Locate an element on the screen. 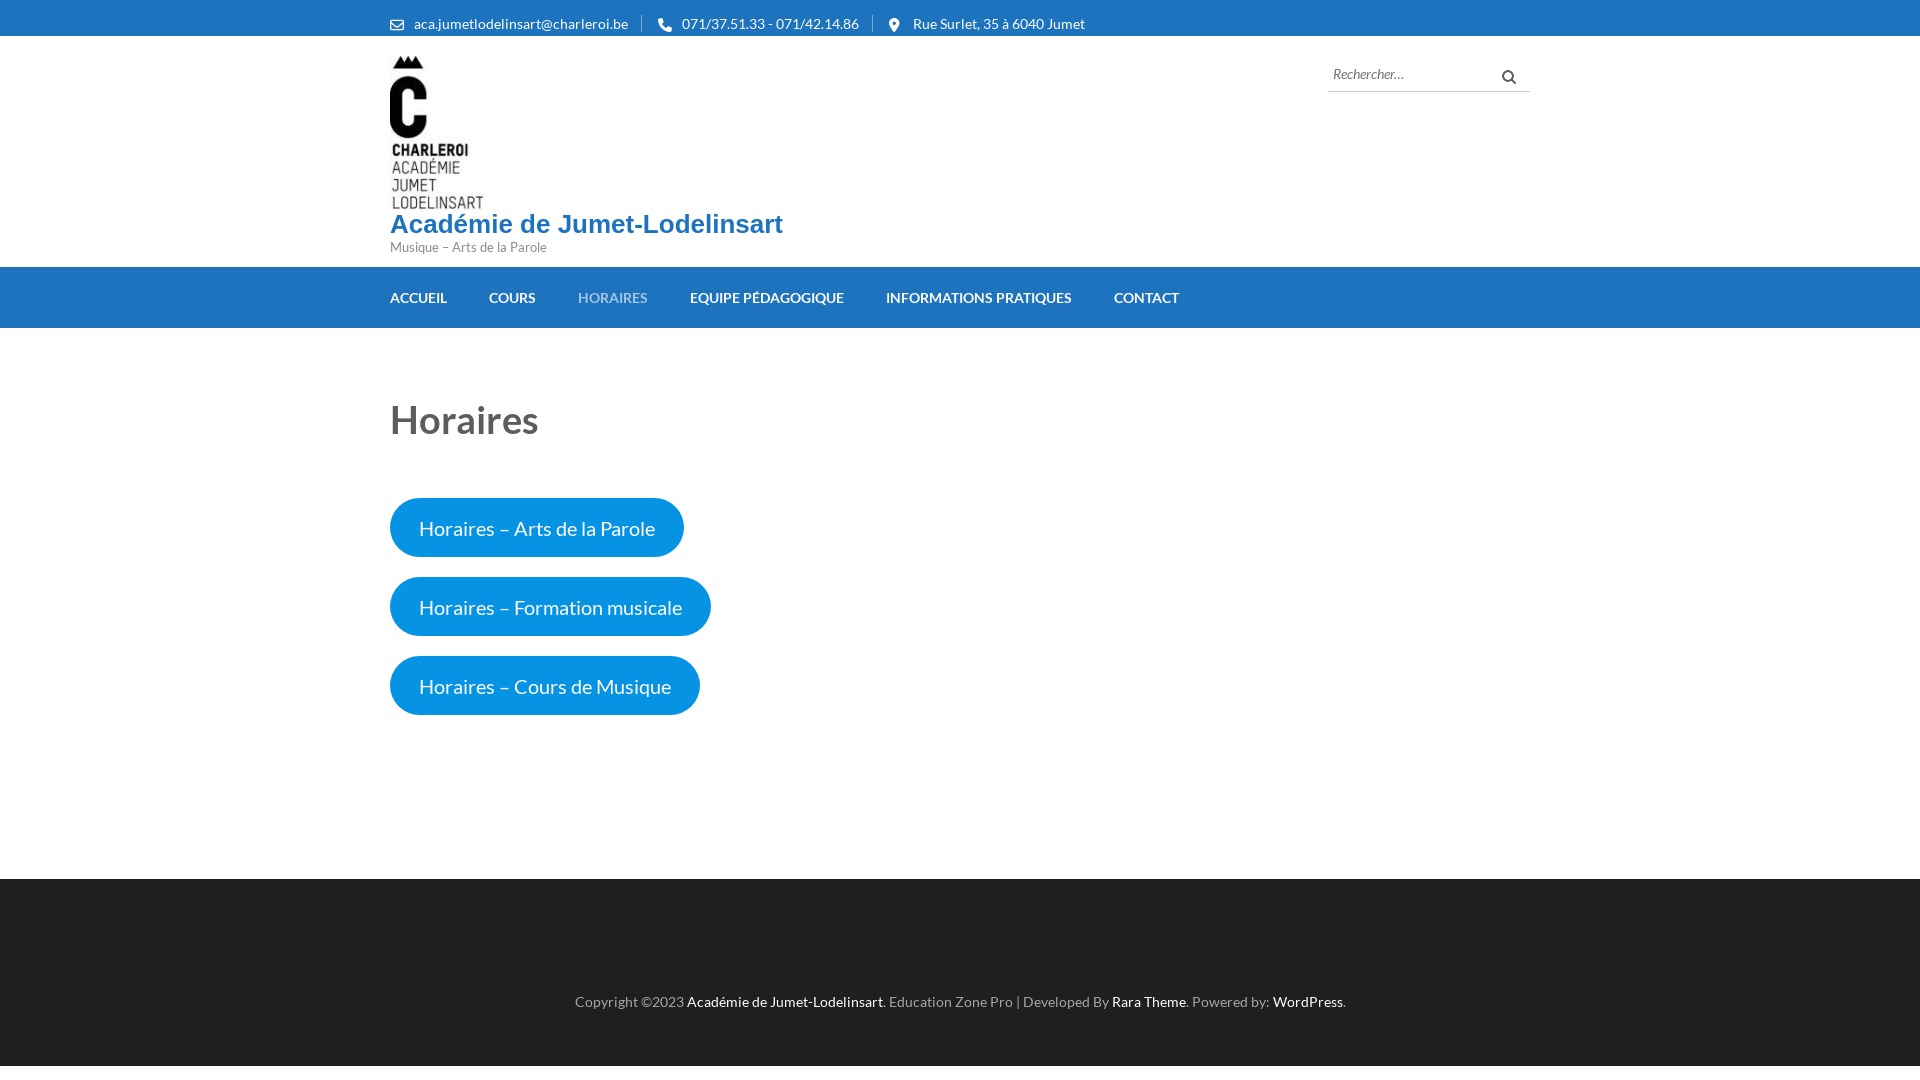 This screenshot has height=1080, width=1920. 'aca.jumetlodelinsart@charleroi.be' is located at coordinates (521, 23).